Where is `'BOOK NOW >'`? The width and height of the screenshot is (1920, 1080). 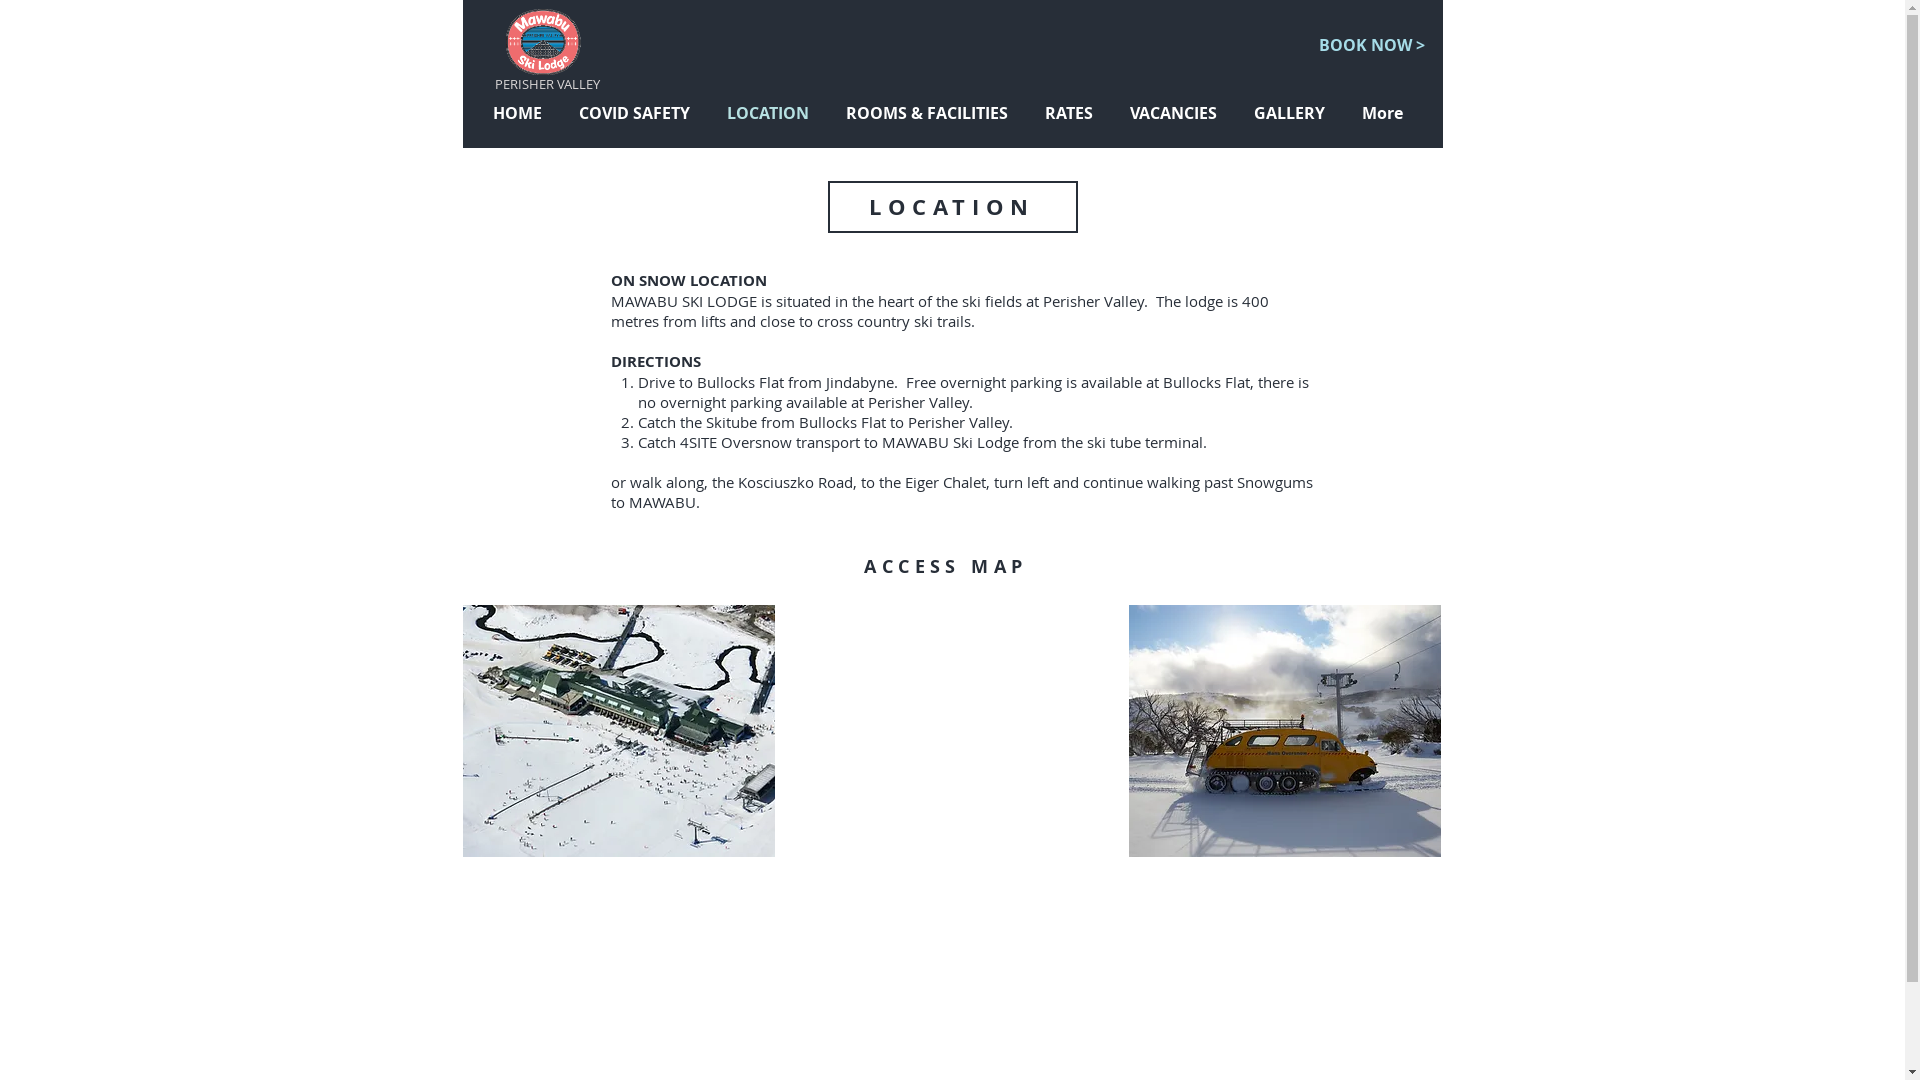
'BOOK NOW >' is located at coordinates (1371, 45).